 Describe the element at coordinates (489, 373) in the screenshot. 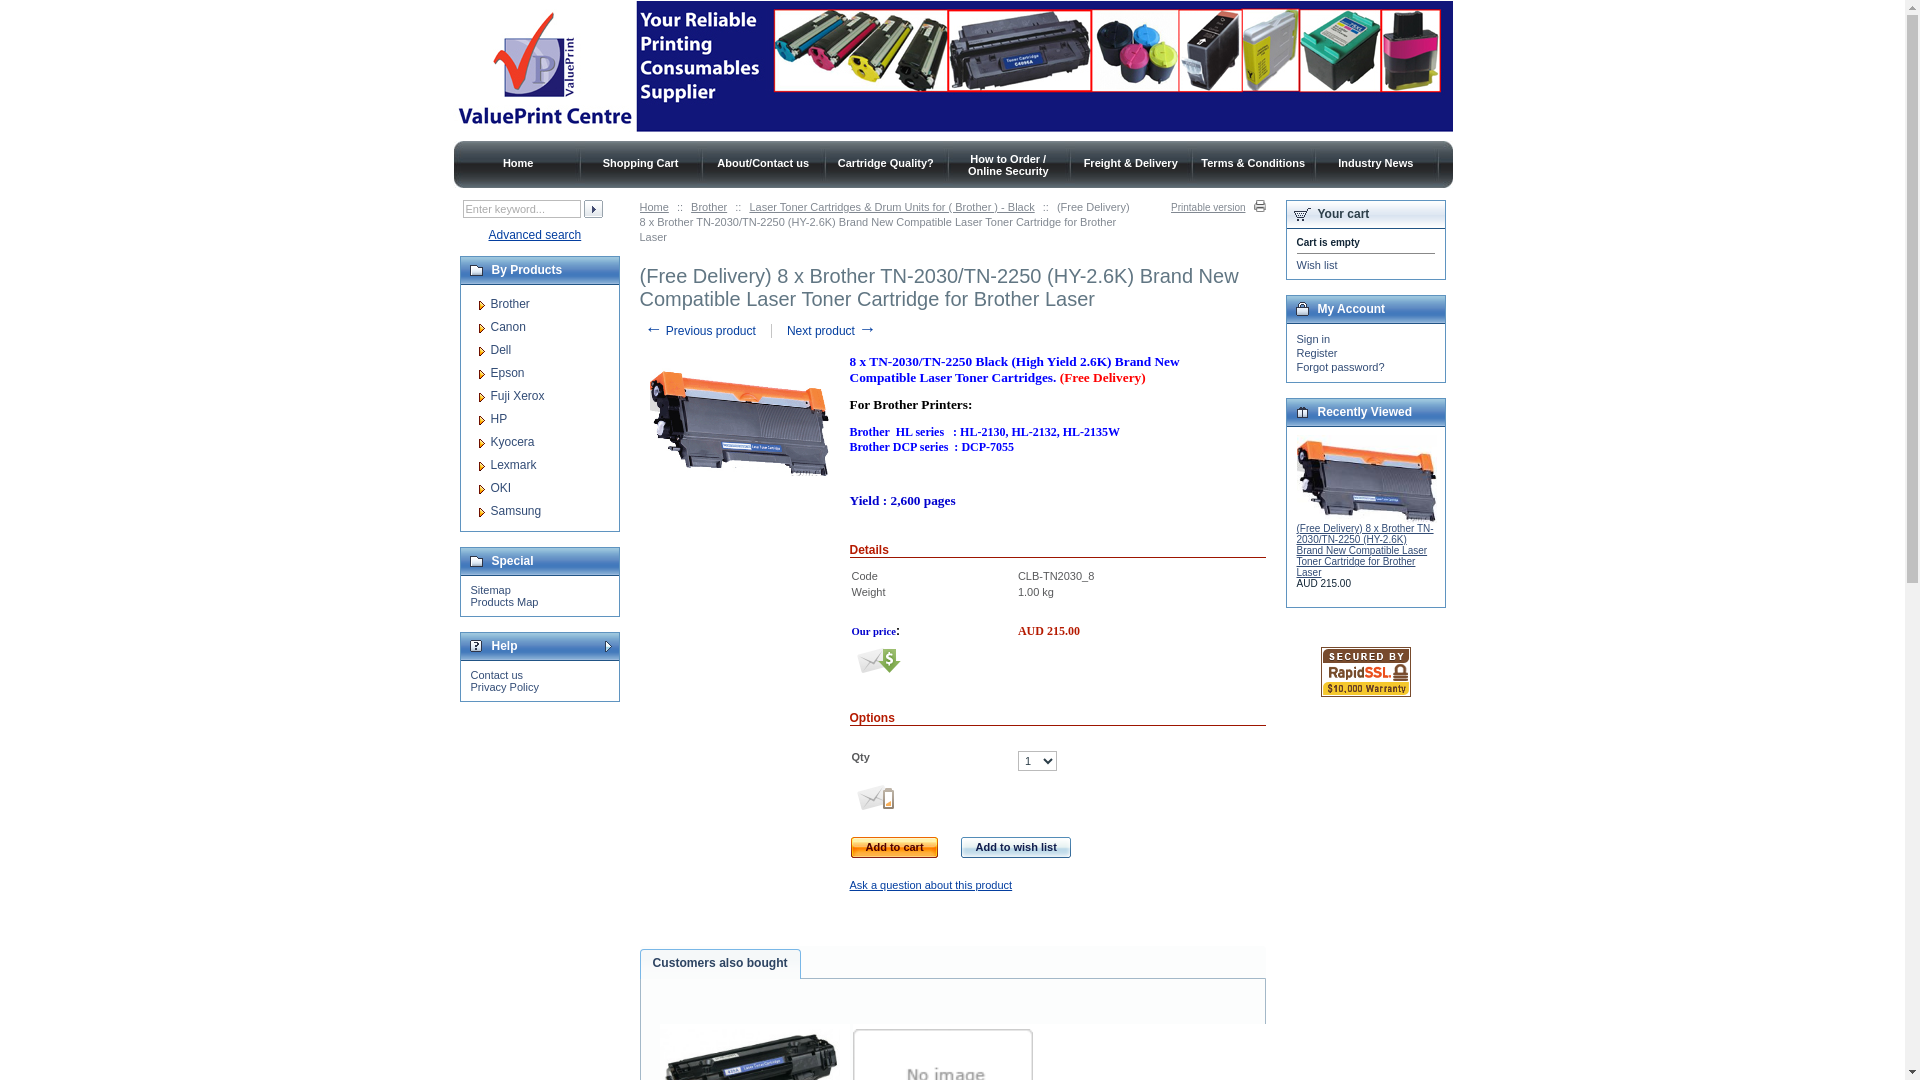

I see `'Epson'` at that location.